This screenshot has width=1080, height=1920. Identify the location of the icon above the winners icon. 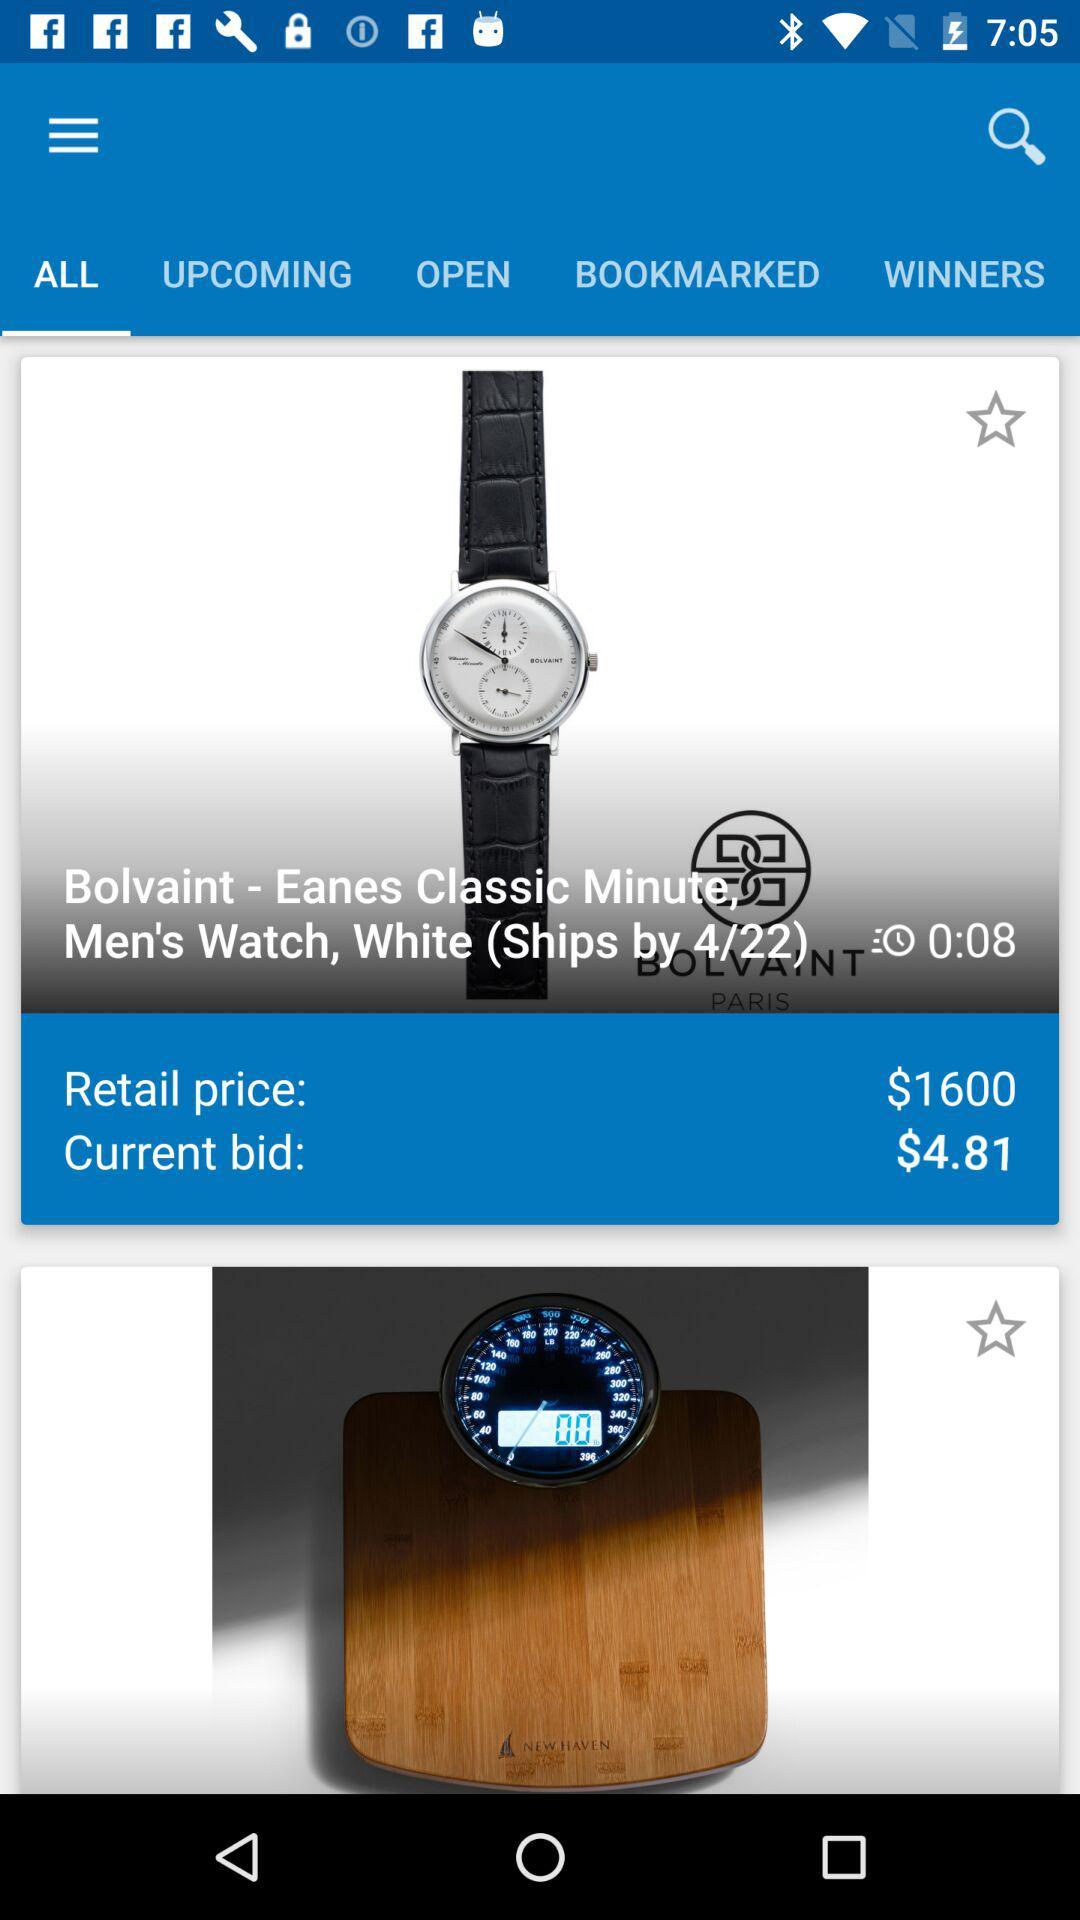
(1017, 135).